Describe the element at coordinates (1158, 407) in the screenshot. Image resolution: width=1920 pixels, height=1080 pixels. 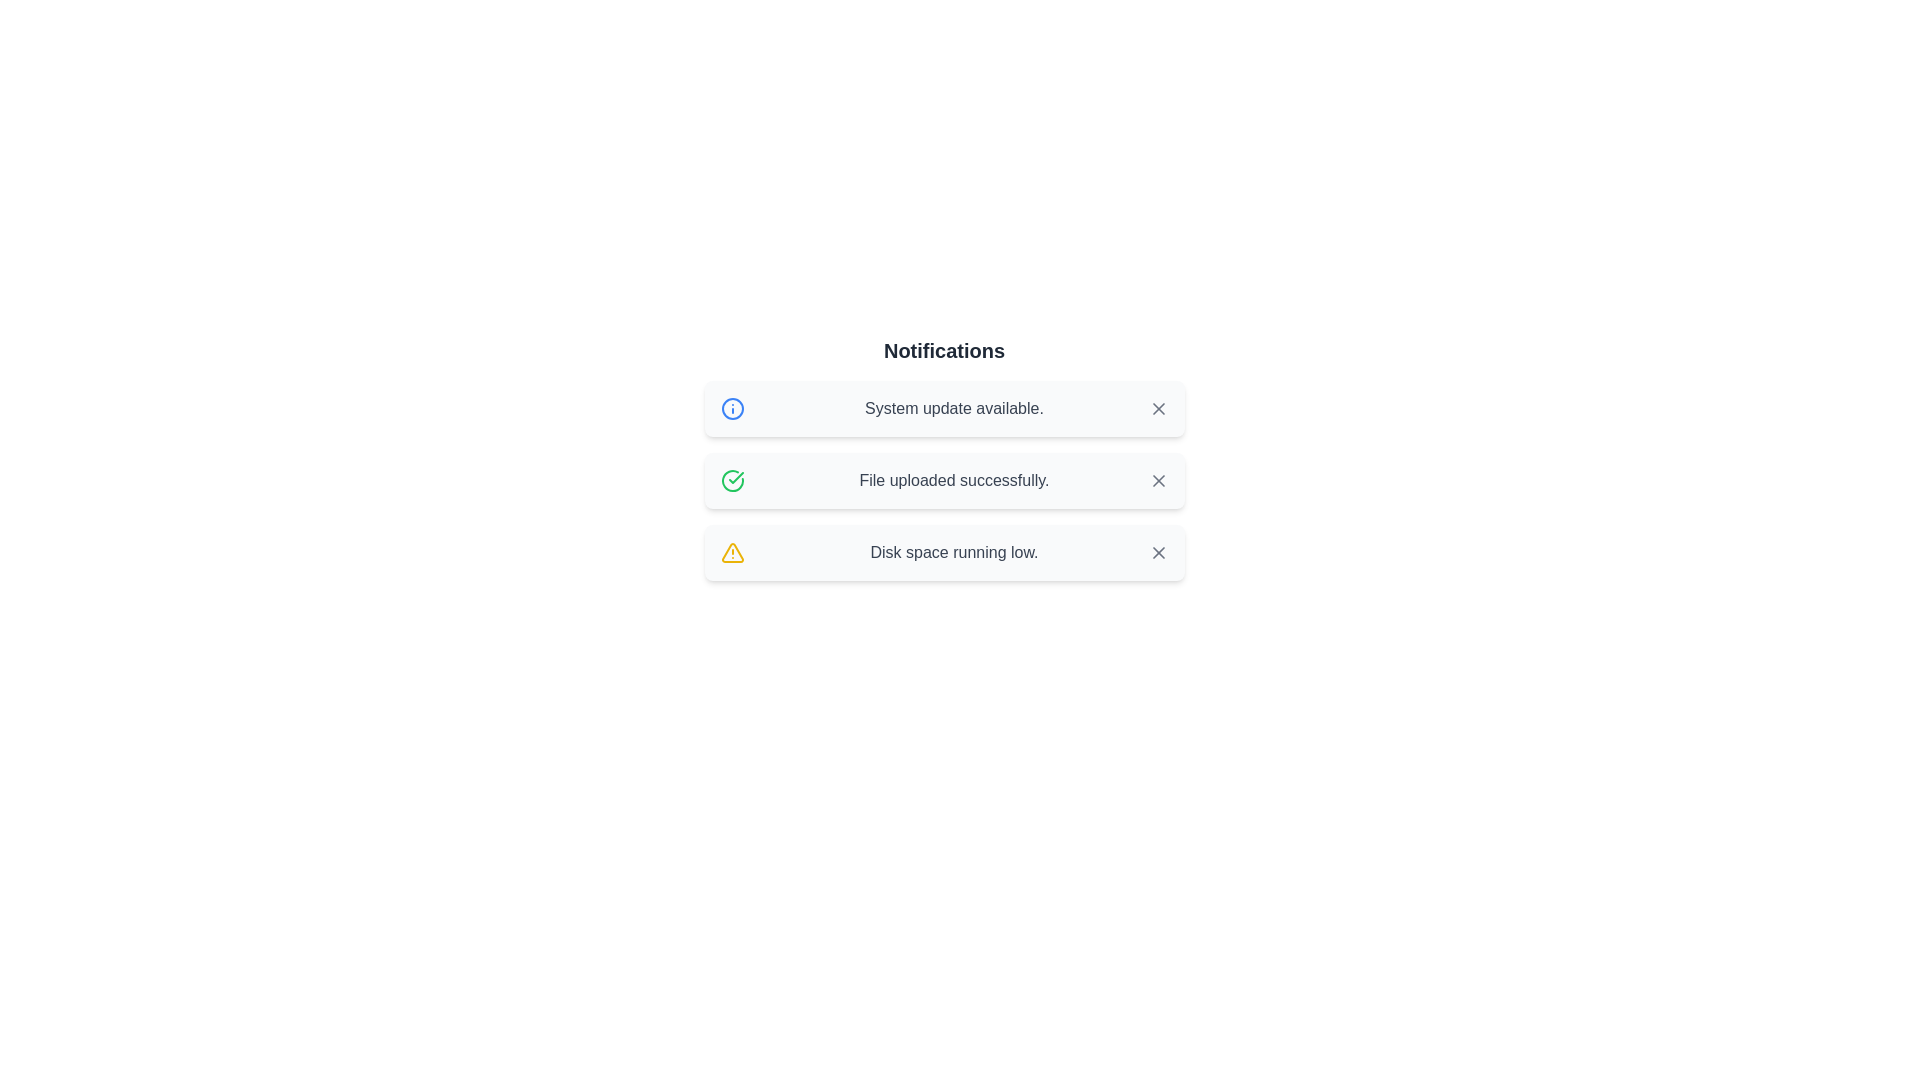
I see `the Close button located at the top-right corner of the first notification entry with the text 'System update available'` at that location.